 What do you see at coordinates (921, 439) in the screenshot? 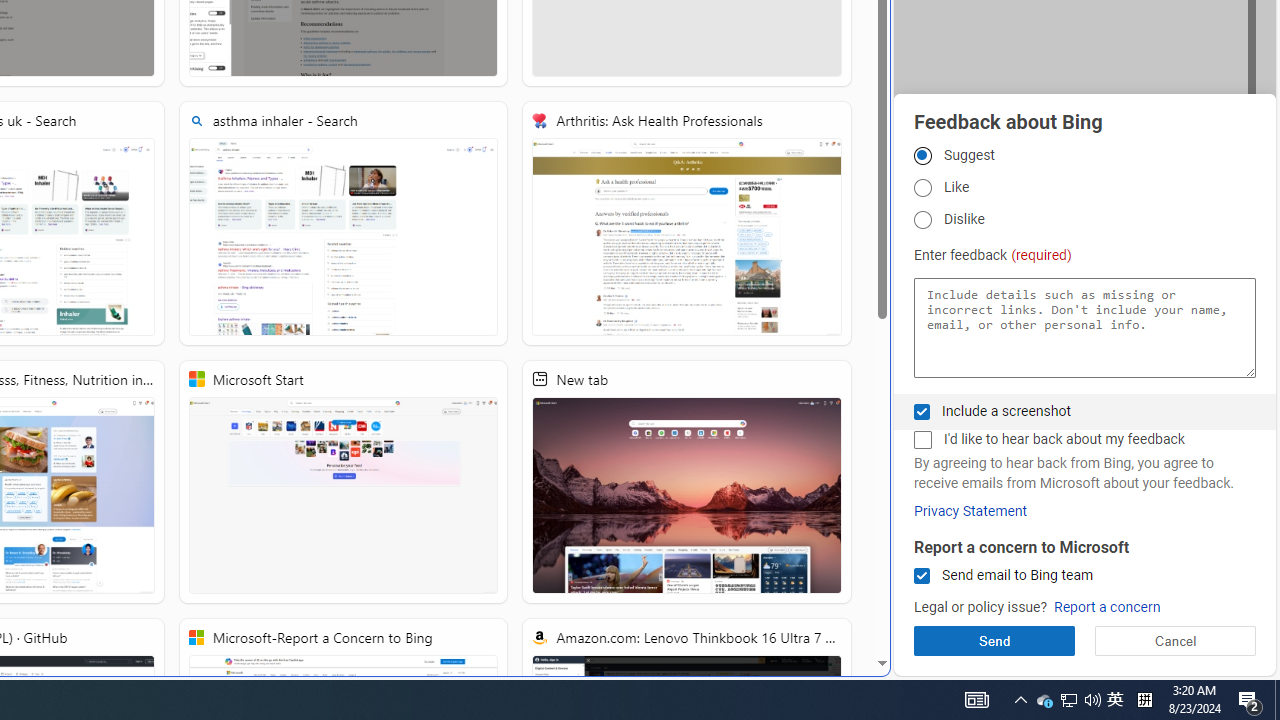
I see `'I'` at bounding box center [921, 439].